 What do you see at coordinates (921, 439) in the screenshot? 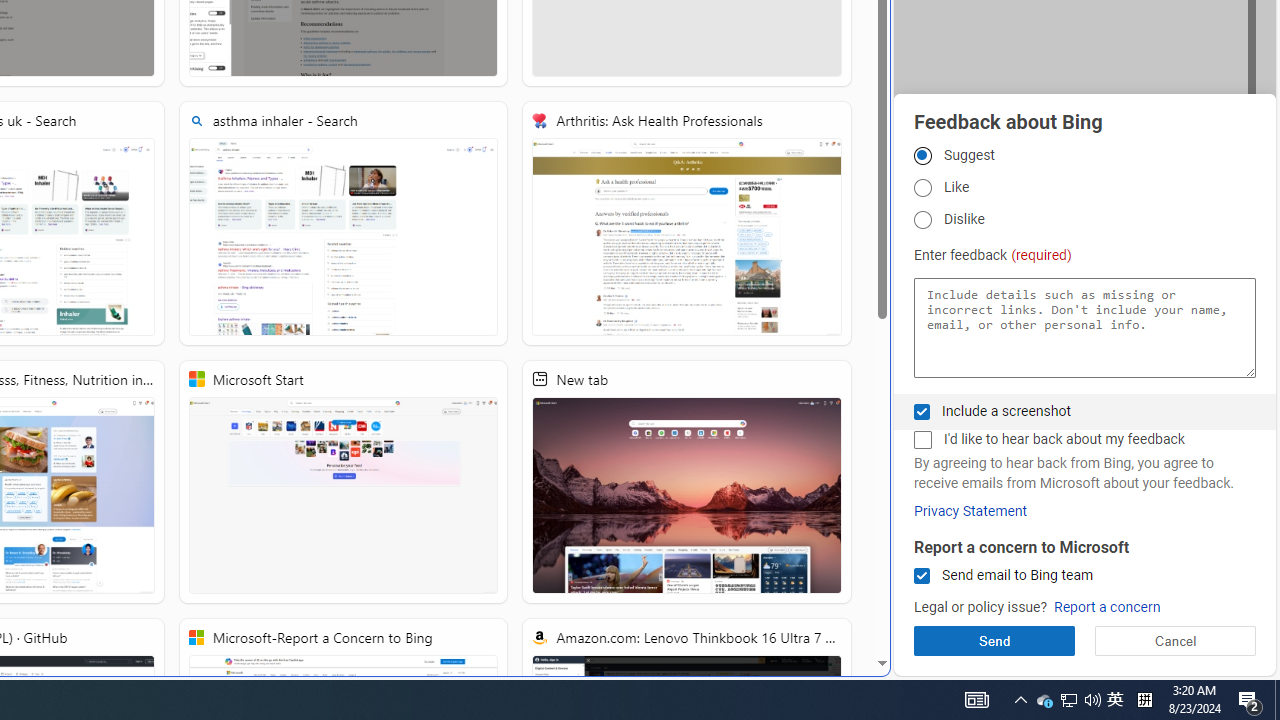
I see `'I'` at bounding box center [921, 439].